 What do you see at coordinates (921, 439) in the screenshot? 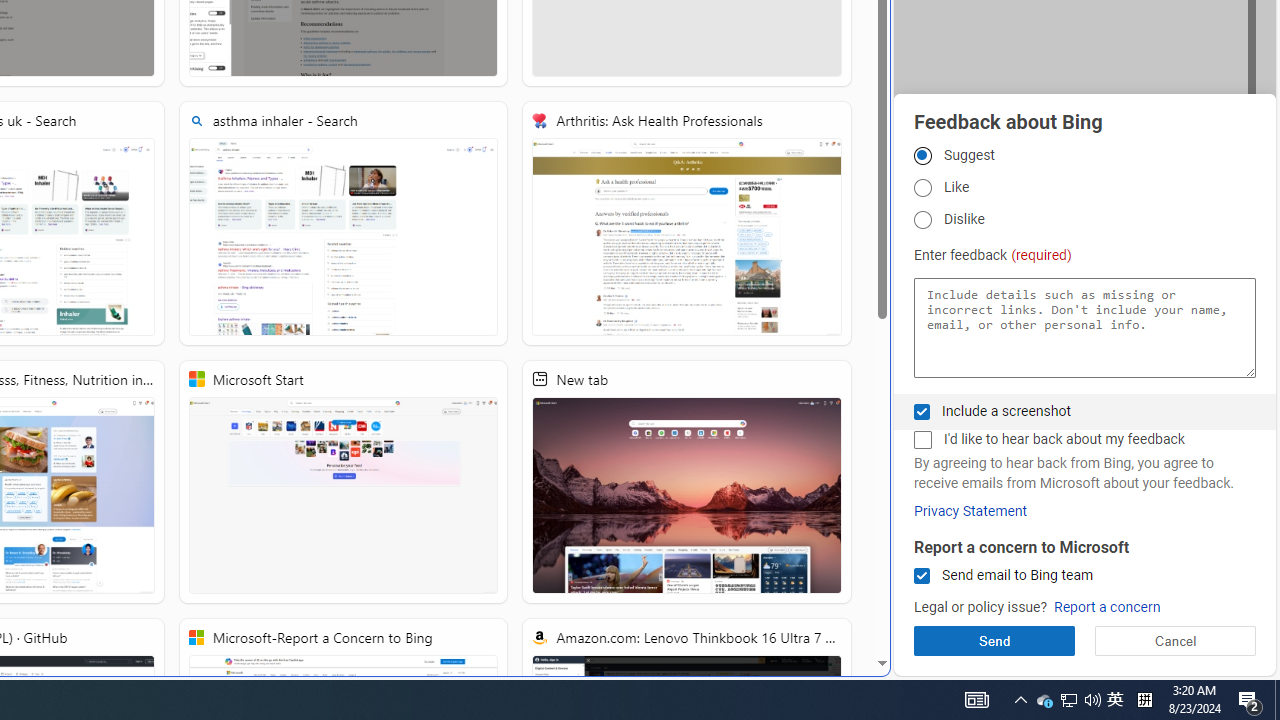
I see `'I'` at bounding box center [921, 439].